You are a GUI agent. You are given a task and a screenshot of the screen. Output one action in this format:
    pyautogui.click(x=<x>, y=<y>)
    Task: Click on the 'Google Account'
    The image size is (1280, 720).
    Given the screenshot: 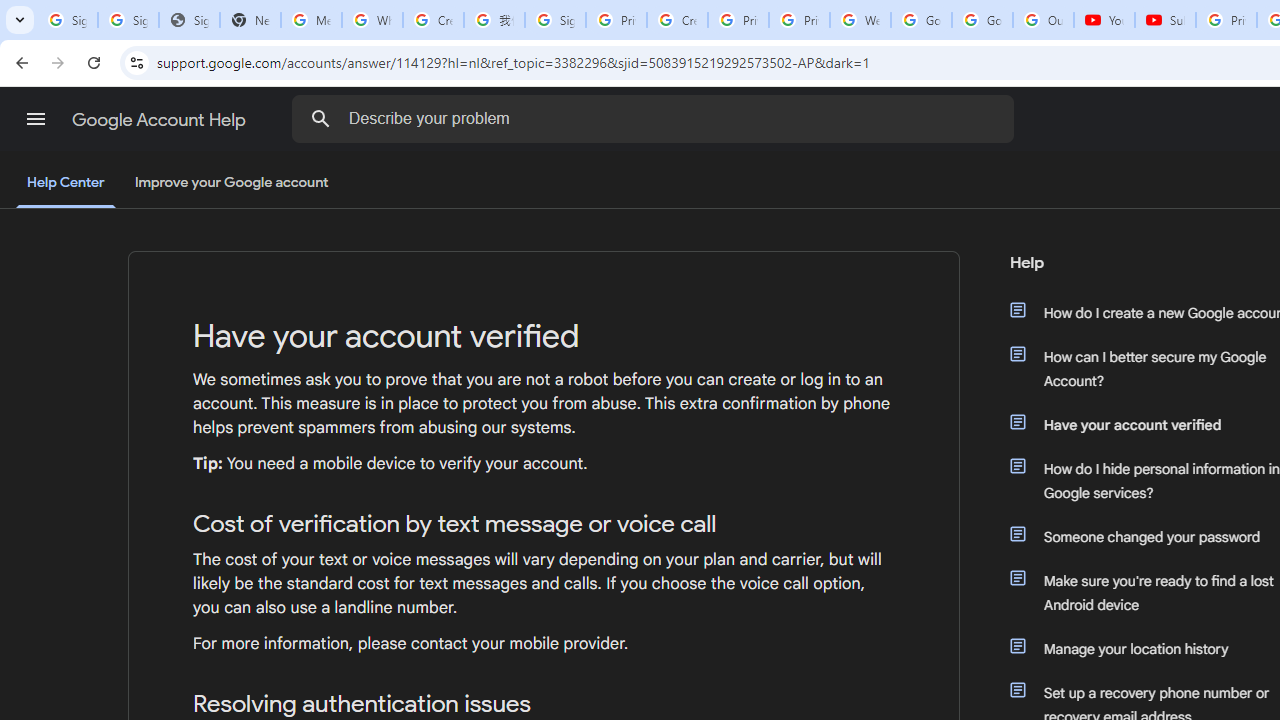 What is the action you would take?
    pyautogui.click(x=982, y=20)
    